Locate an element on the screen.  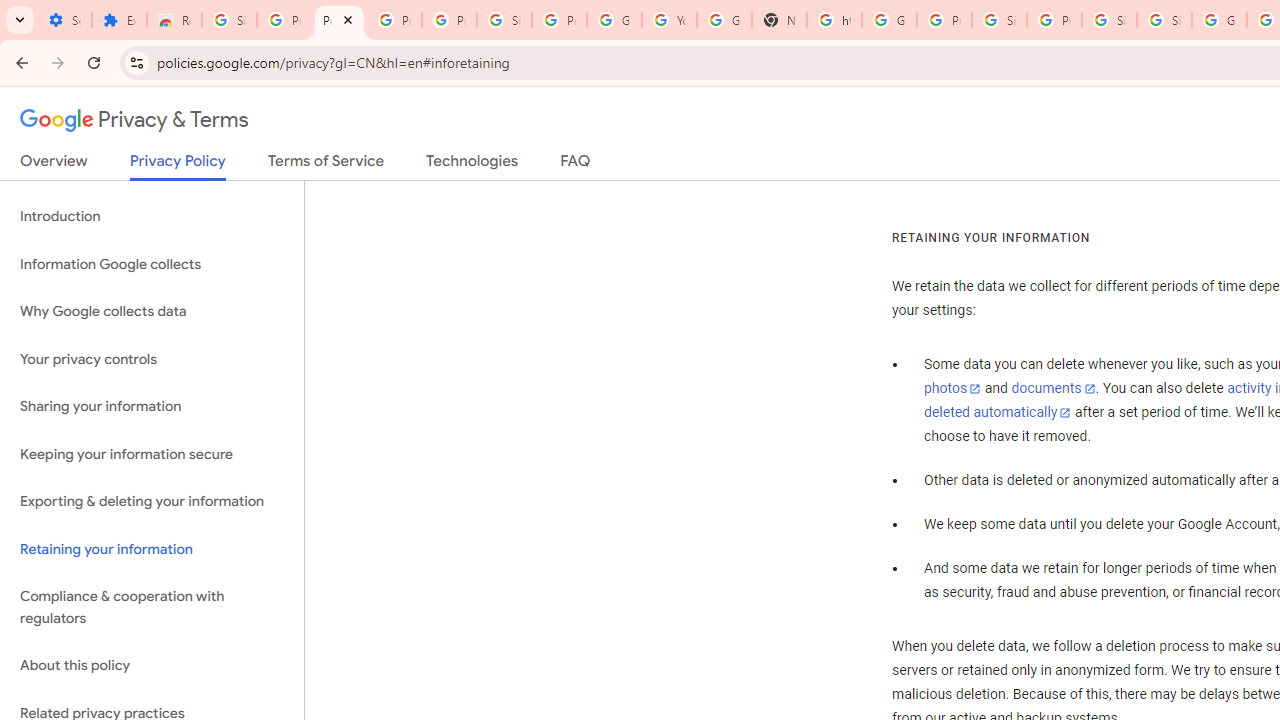
'Your privacy controls' is located at coordinates (151, 358).